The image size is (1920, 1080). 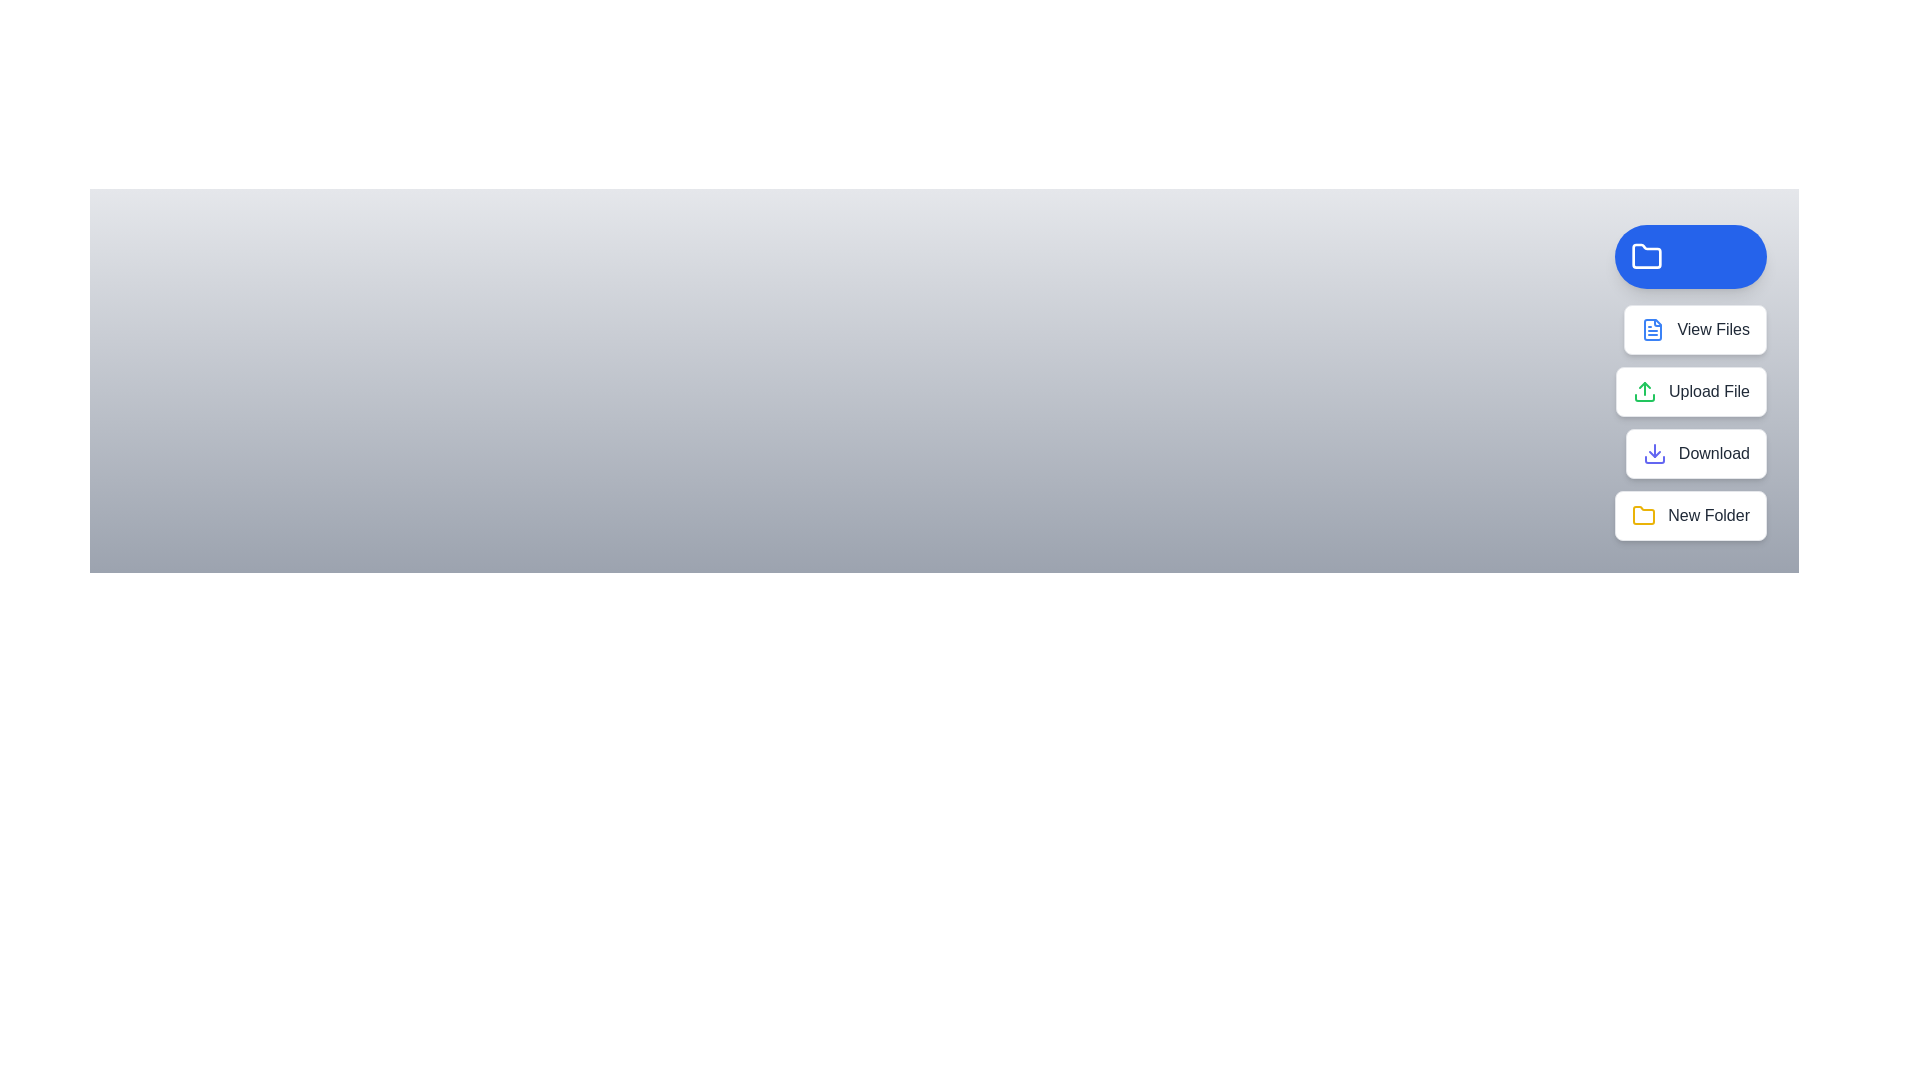 I want to click on the 'New Folder' button to create a new folder, so click(x=1689, y=515).